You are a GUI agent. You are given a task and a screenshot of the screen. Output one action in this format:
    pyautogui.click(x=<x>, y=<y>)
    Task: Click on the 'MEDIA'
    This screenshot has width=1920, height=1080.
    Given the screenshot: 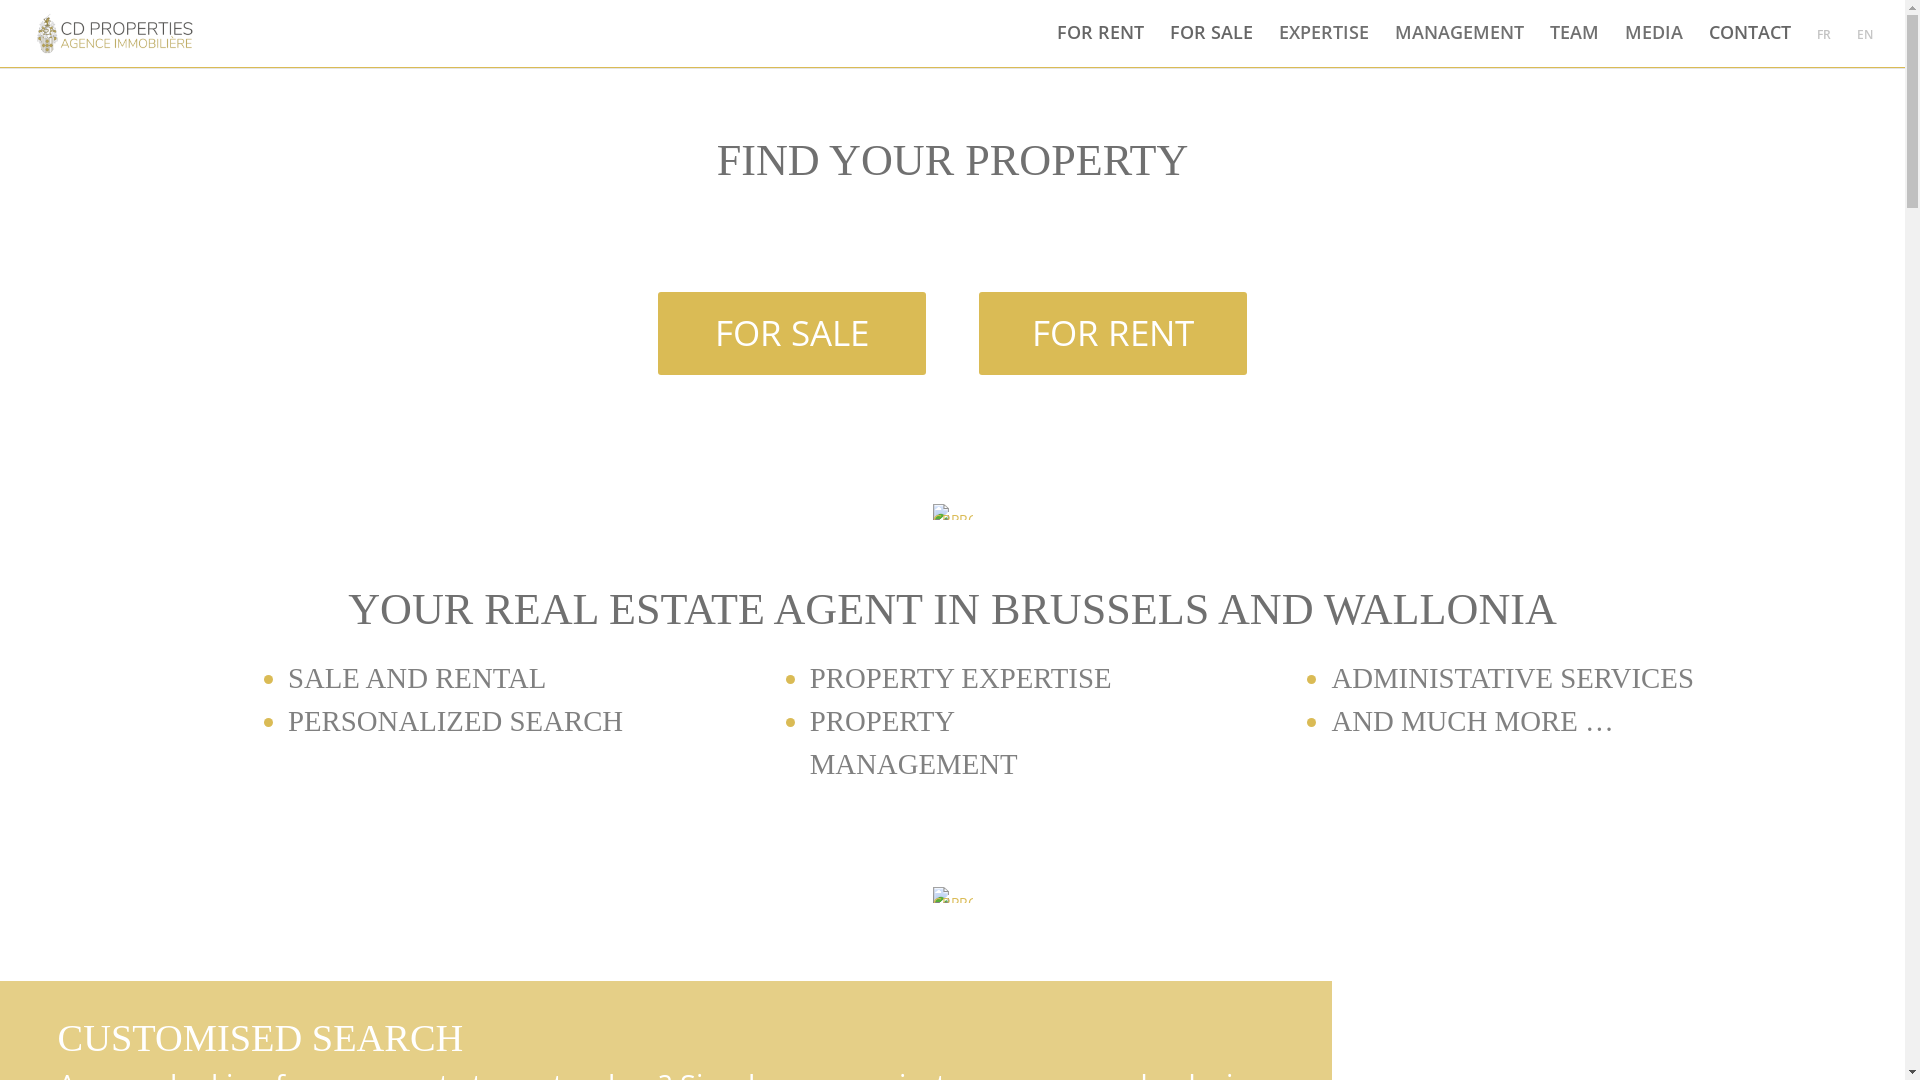 What is the action you would take?
    pyautogui.click(x=1654, y=44)
    